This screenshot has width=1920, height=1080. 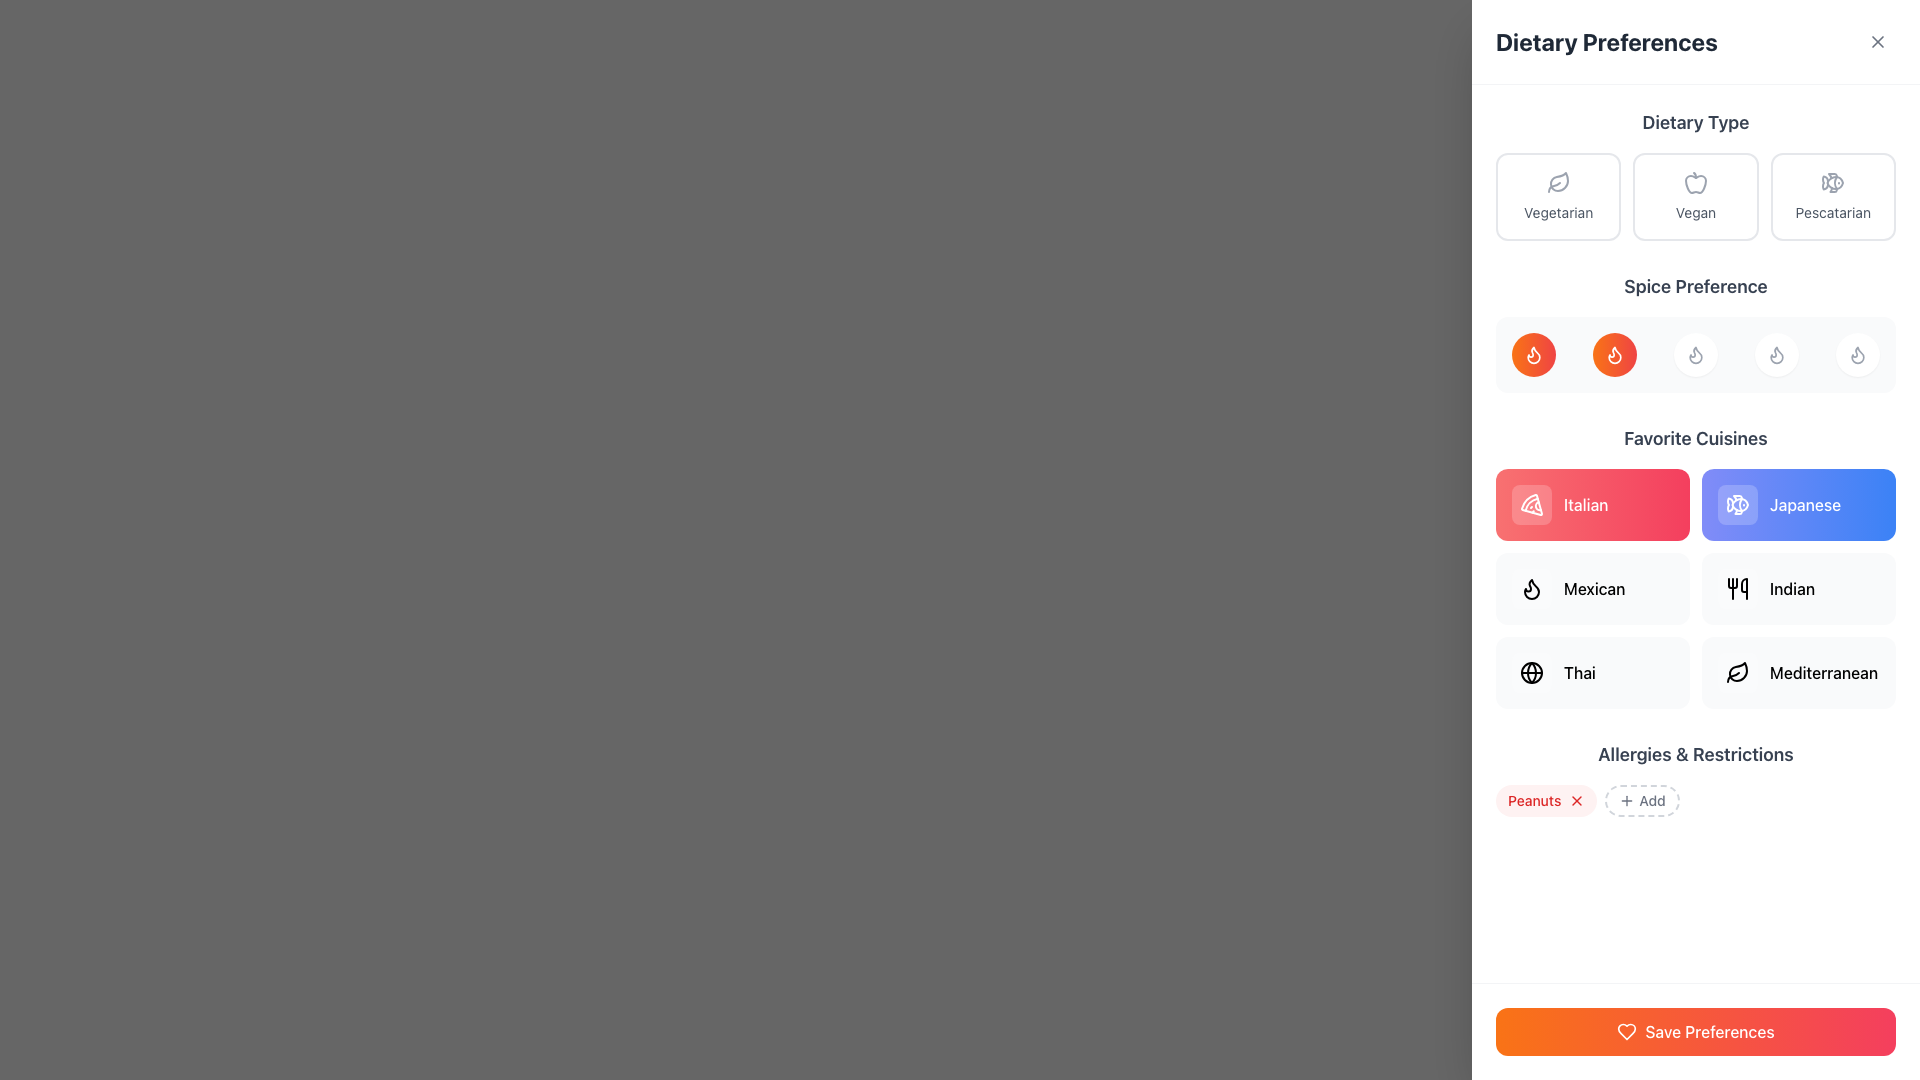 I want to click on the icon representing the lowest spice preference level in the 'Spice Preference' section of the 'Dietary Preferences' panel, so click(x=1533, y=353).